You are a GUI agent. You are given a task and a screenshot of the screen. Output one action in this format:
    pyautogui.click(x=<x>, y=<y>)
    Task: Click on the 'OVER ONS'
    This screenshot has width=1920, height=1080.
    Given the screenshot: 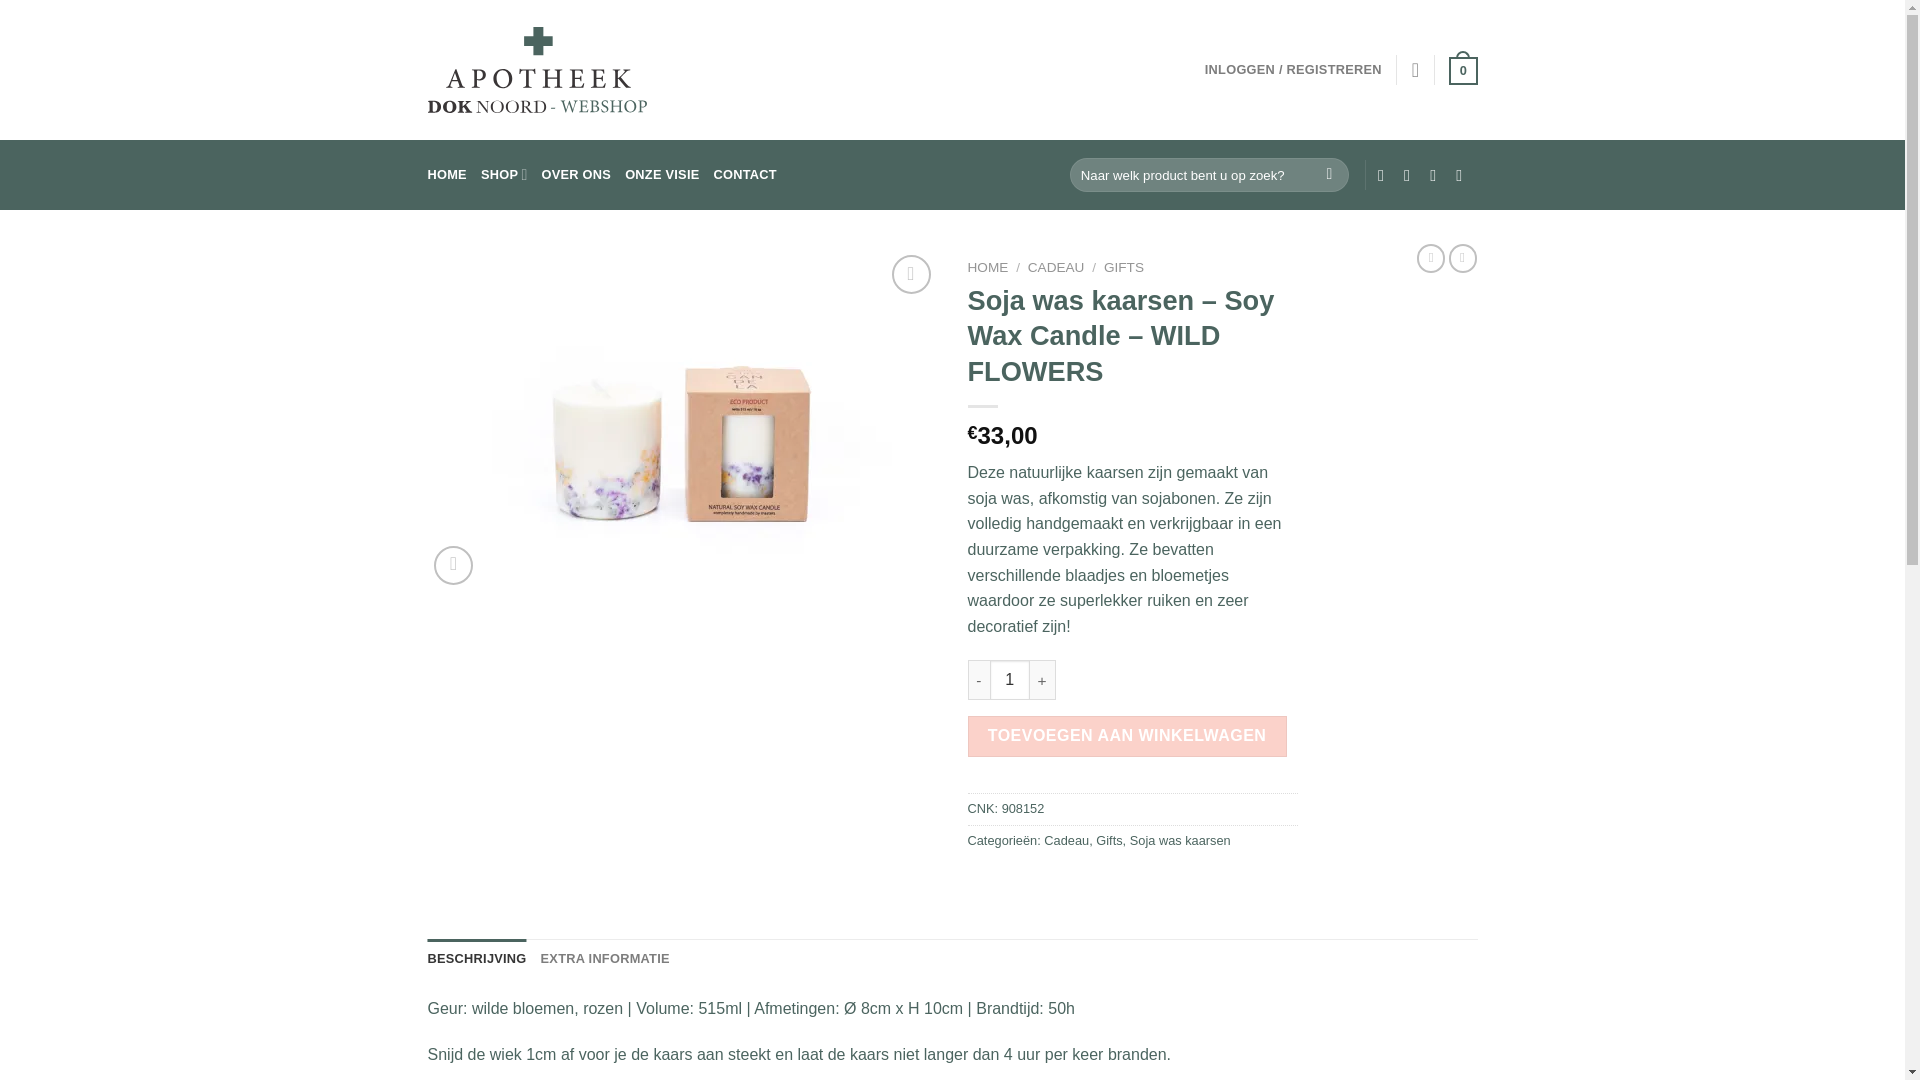 What is the action you would take?
    pyautogui.click(x=575, y=173)
    